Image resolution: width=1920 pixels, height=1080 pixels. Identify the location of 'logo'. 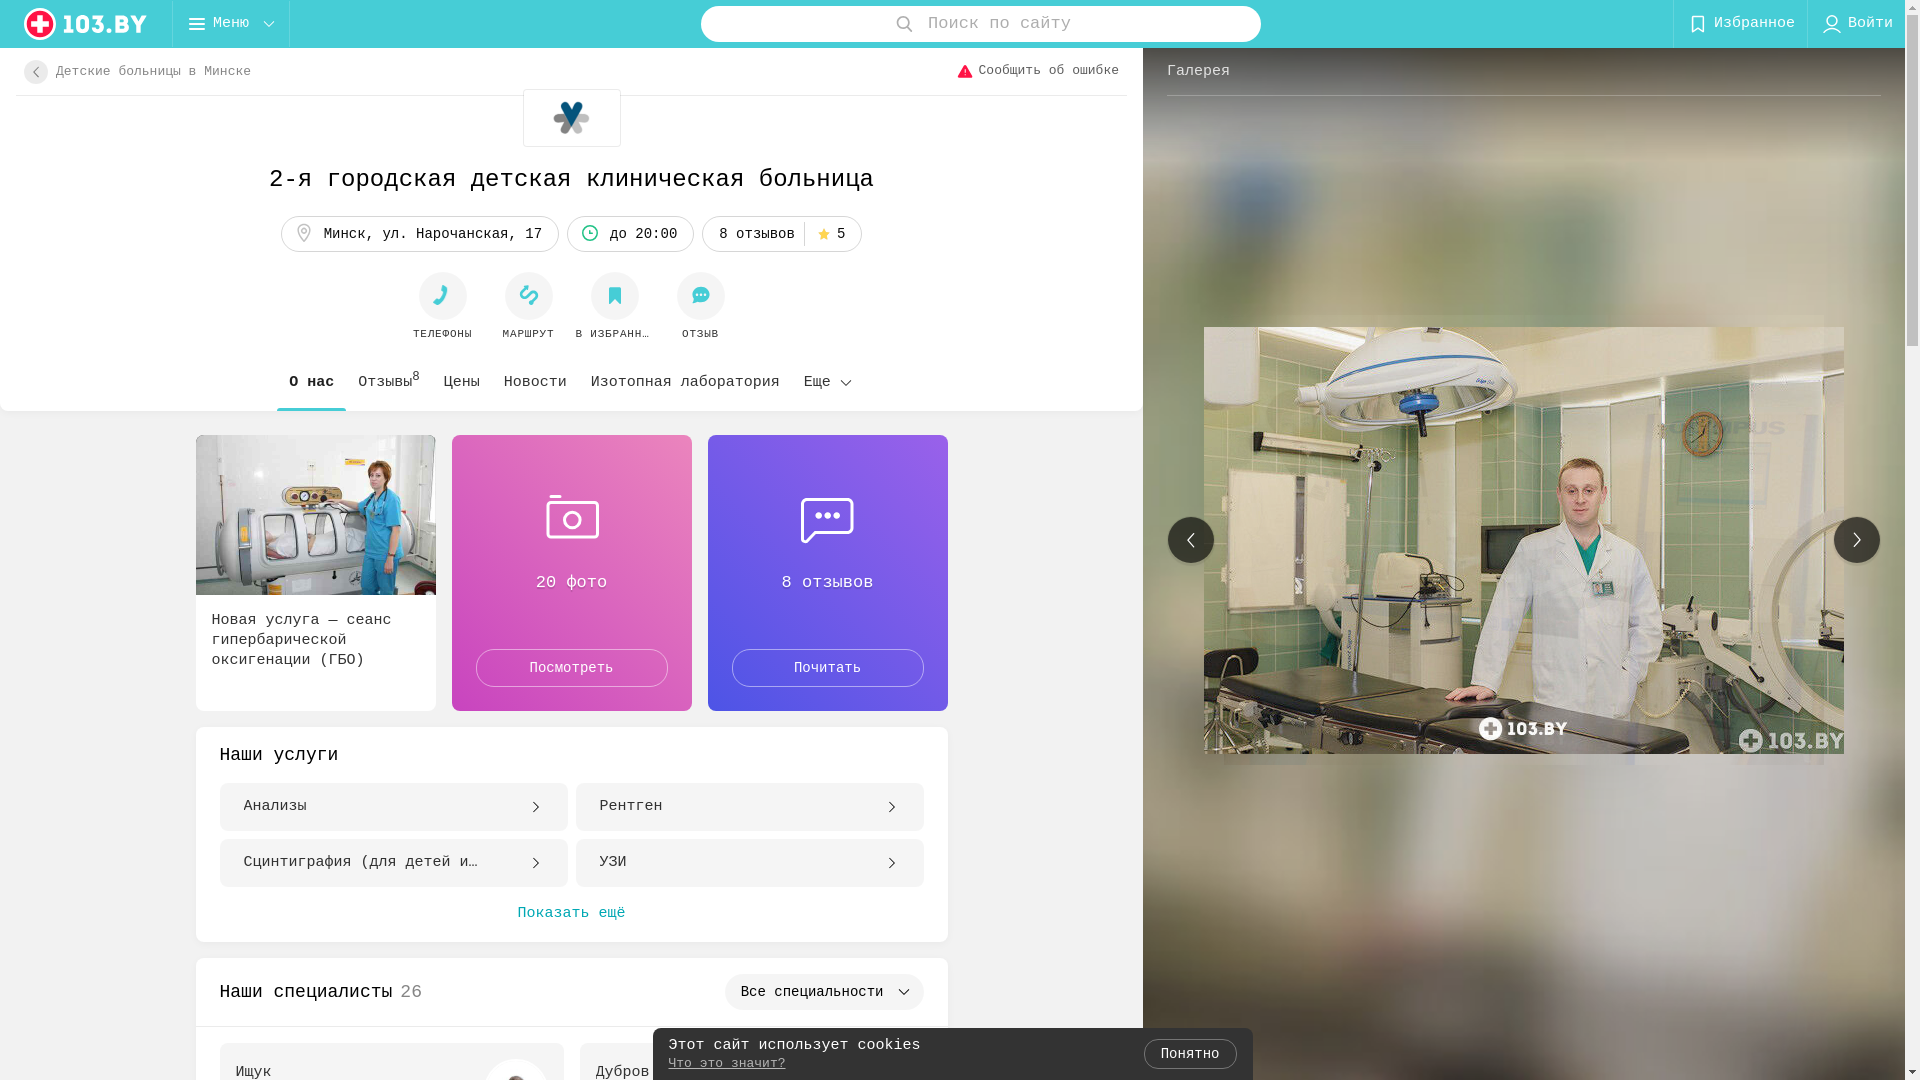
(24, 23).